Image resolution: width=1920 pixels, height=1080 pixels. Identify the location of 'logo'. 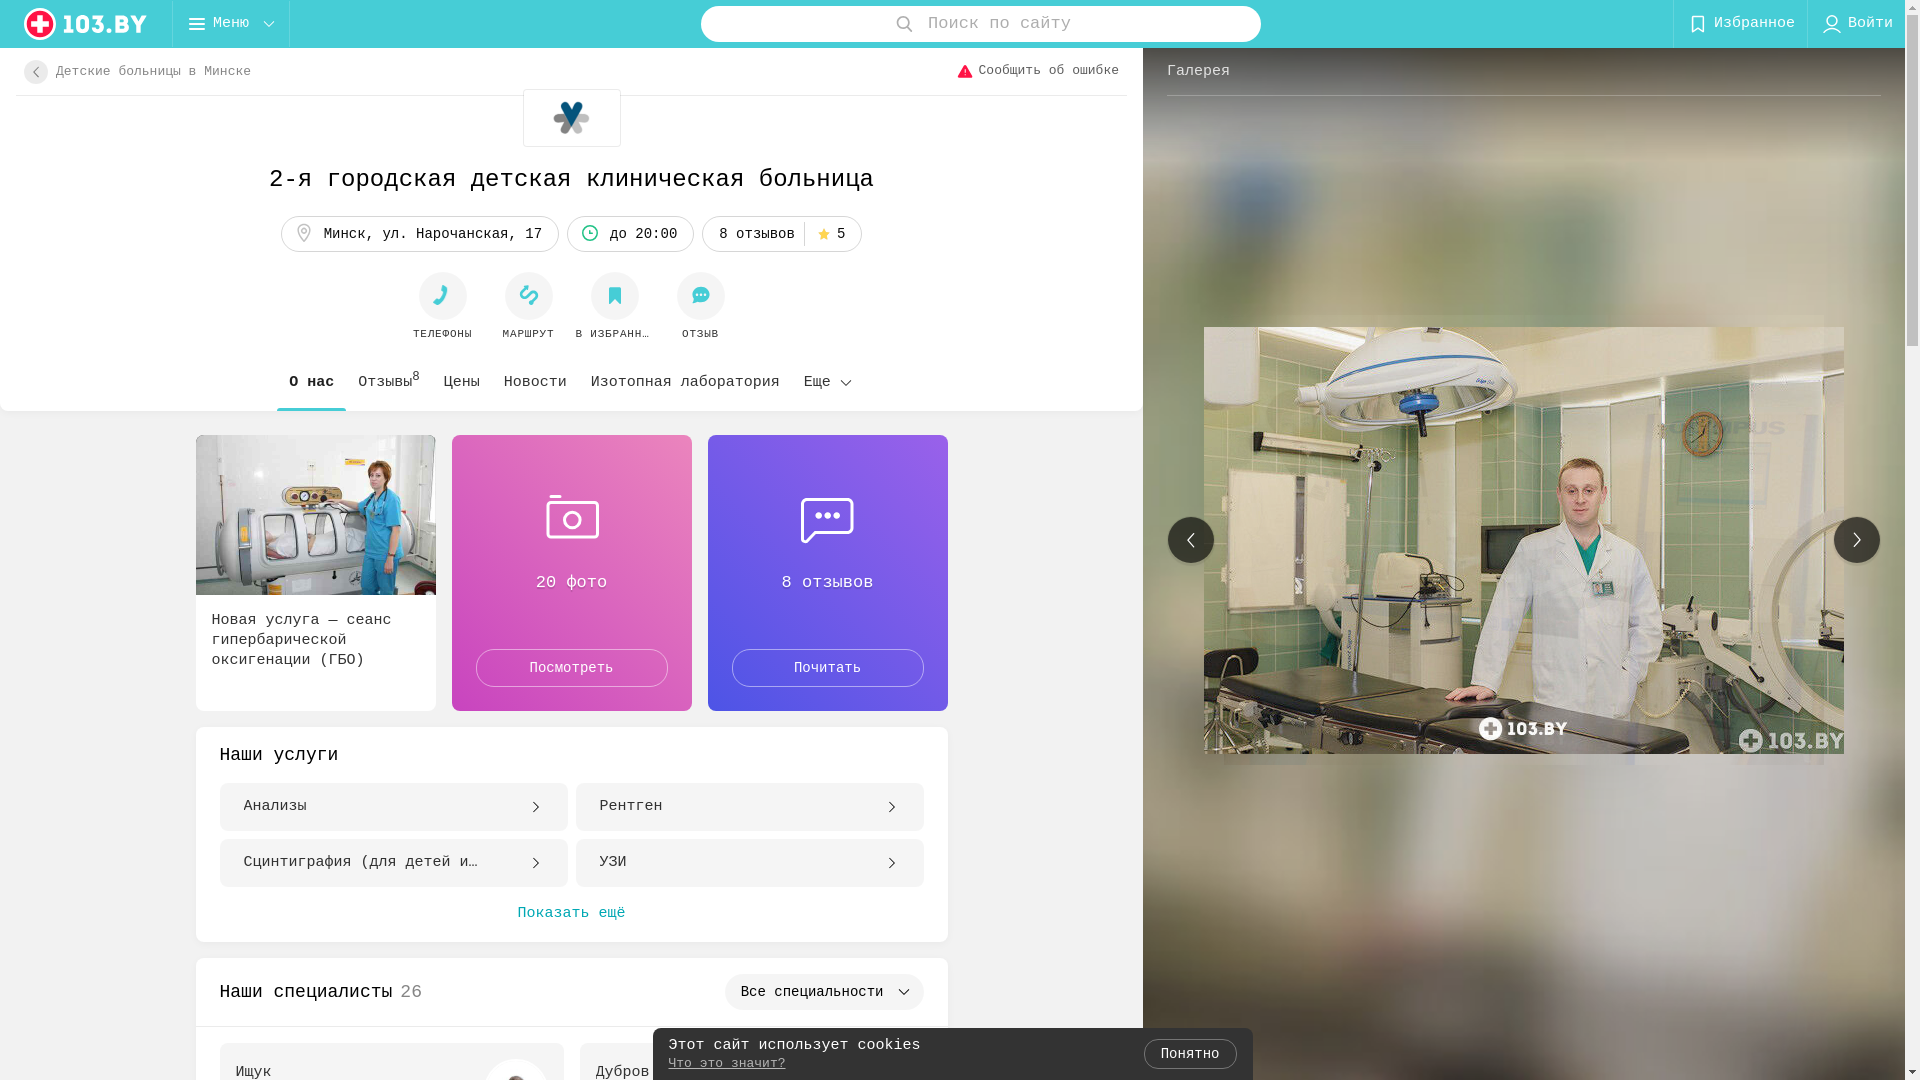
(24, 23).